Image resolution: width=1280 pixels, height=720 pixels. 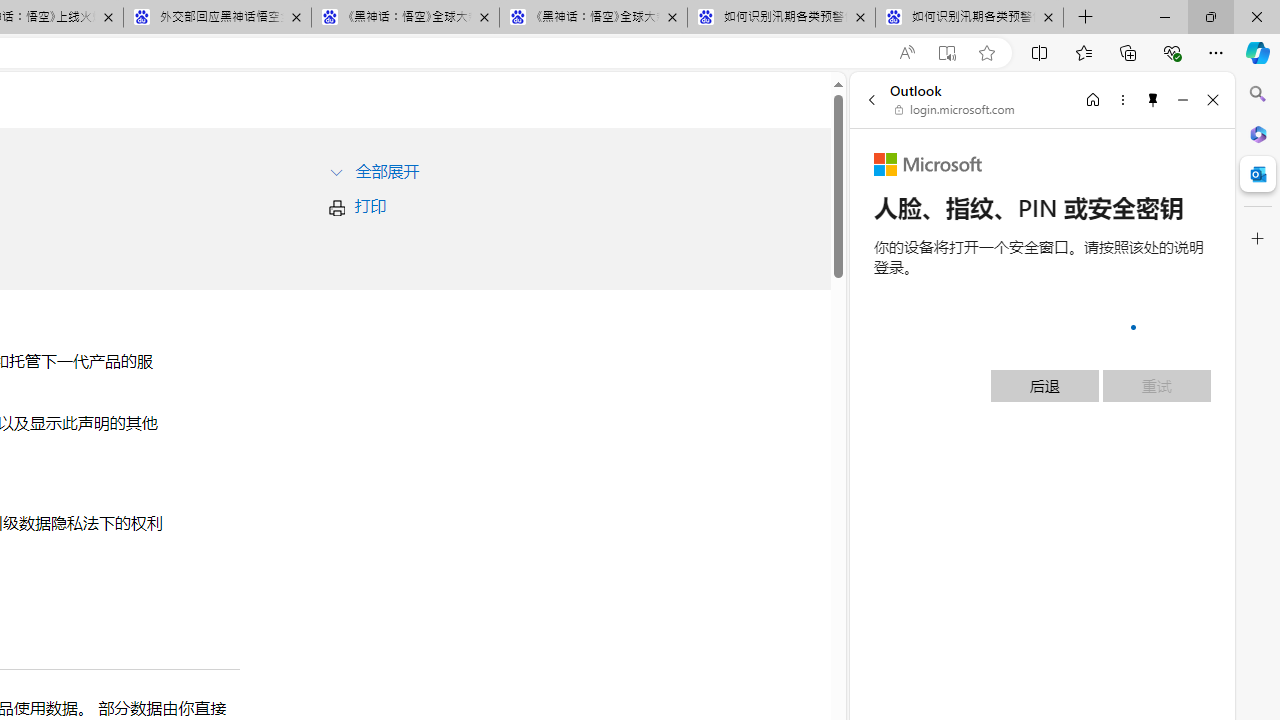 I want to click on 'login.microsoft.com', so click(x=954, y=110).